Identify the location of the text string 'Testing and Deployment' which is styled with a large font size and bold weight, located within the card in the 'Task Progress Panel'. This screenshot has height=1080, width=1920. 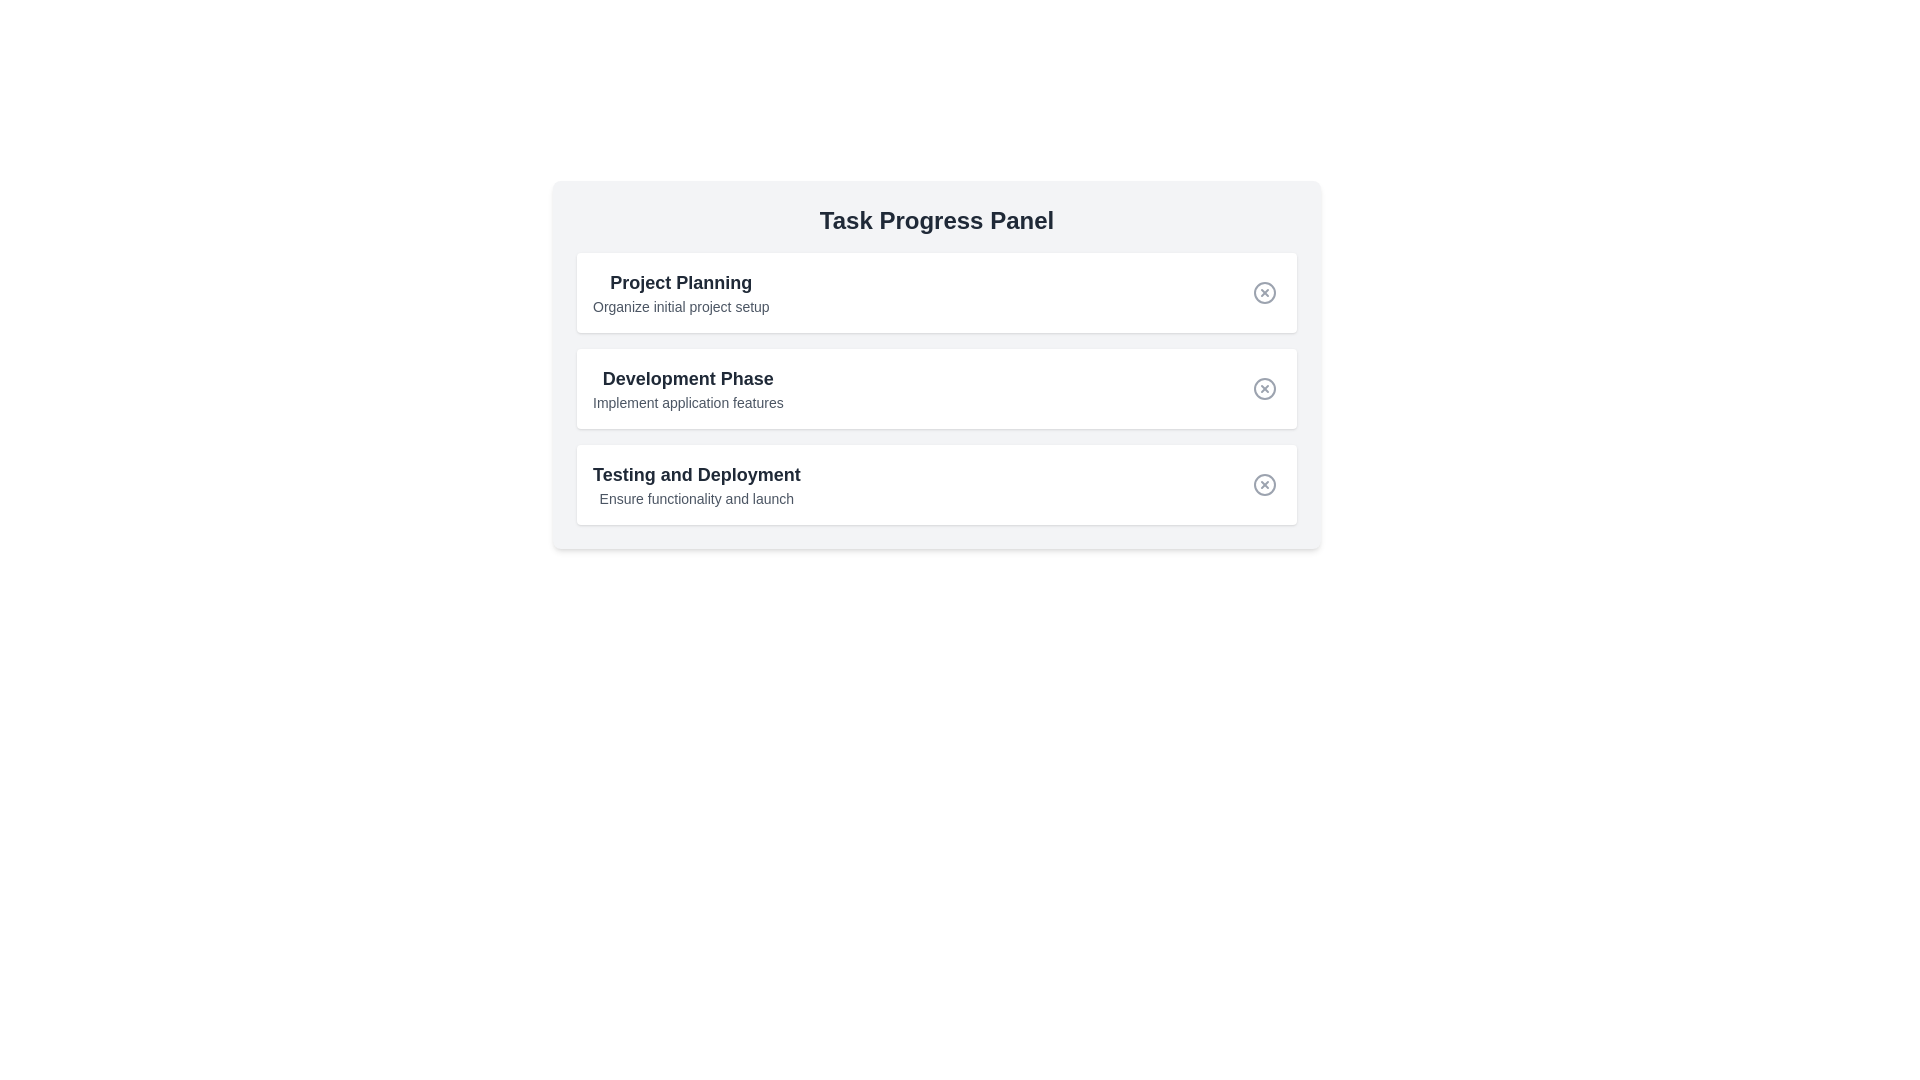
(696, 474).